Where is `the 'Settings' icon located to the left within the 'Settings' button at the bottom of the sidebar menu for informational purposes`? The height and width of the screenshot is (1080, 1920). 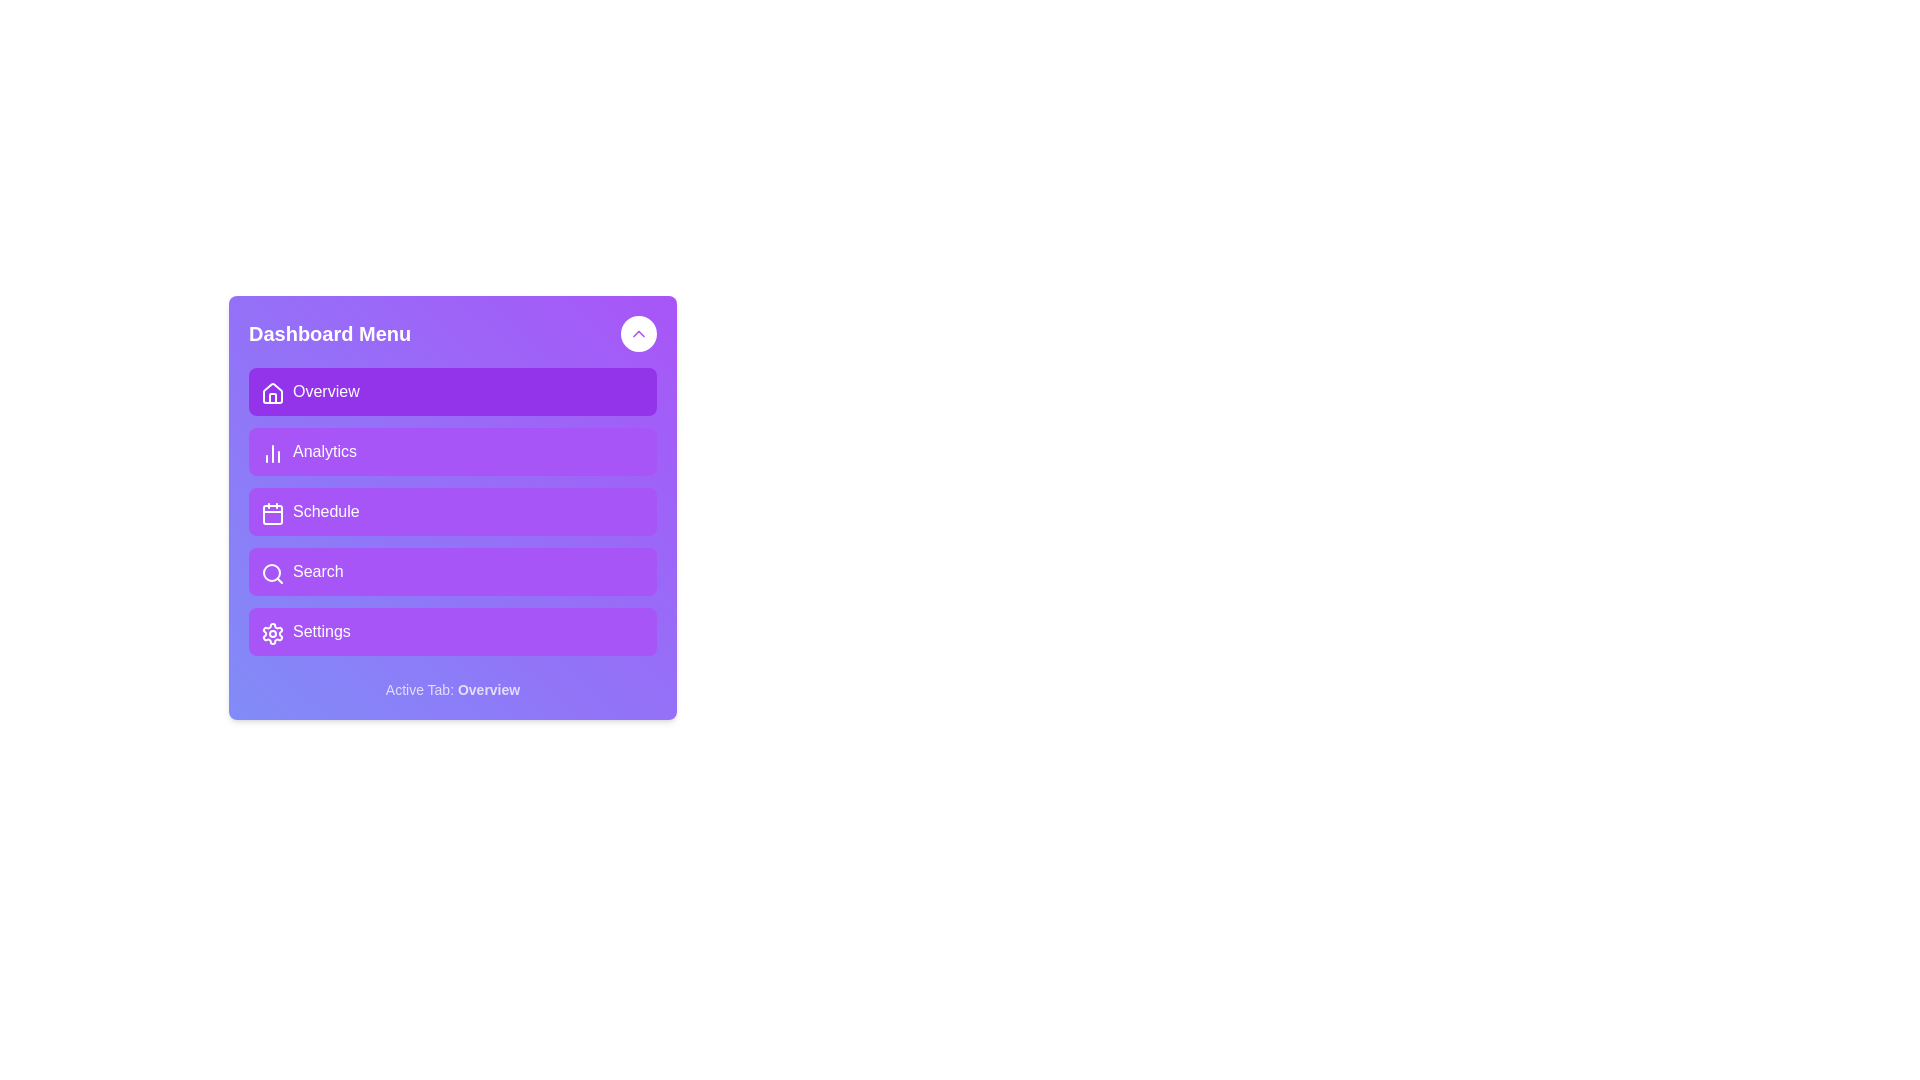
the 'Settings' icon located to the left within the 'Settings' button at the bottom of the sidebar menu for informational purposes is located at coordinates (269, 632).